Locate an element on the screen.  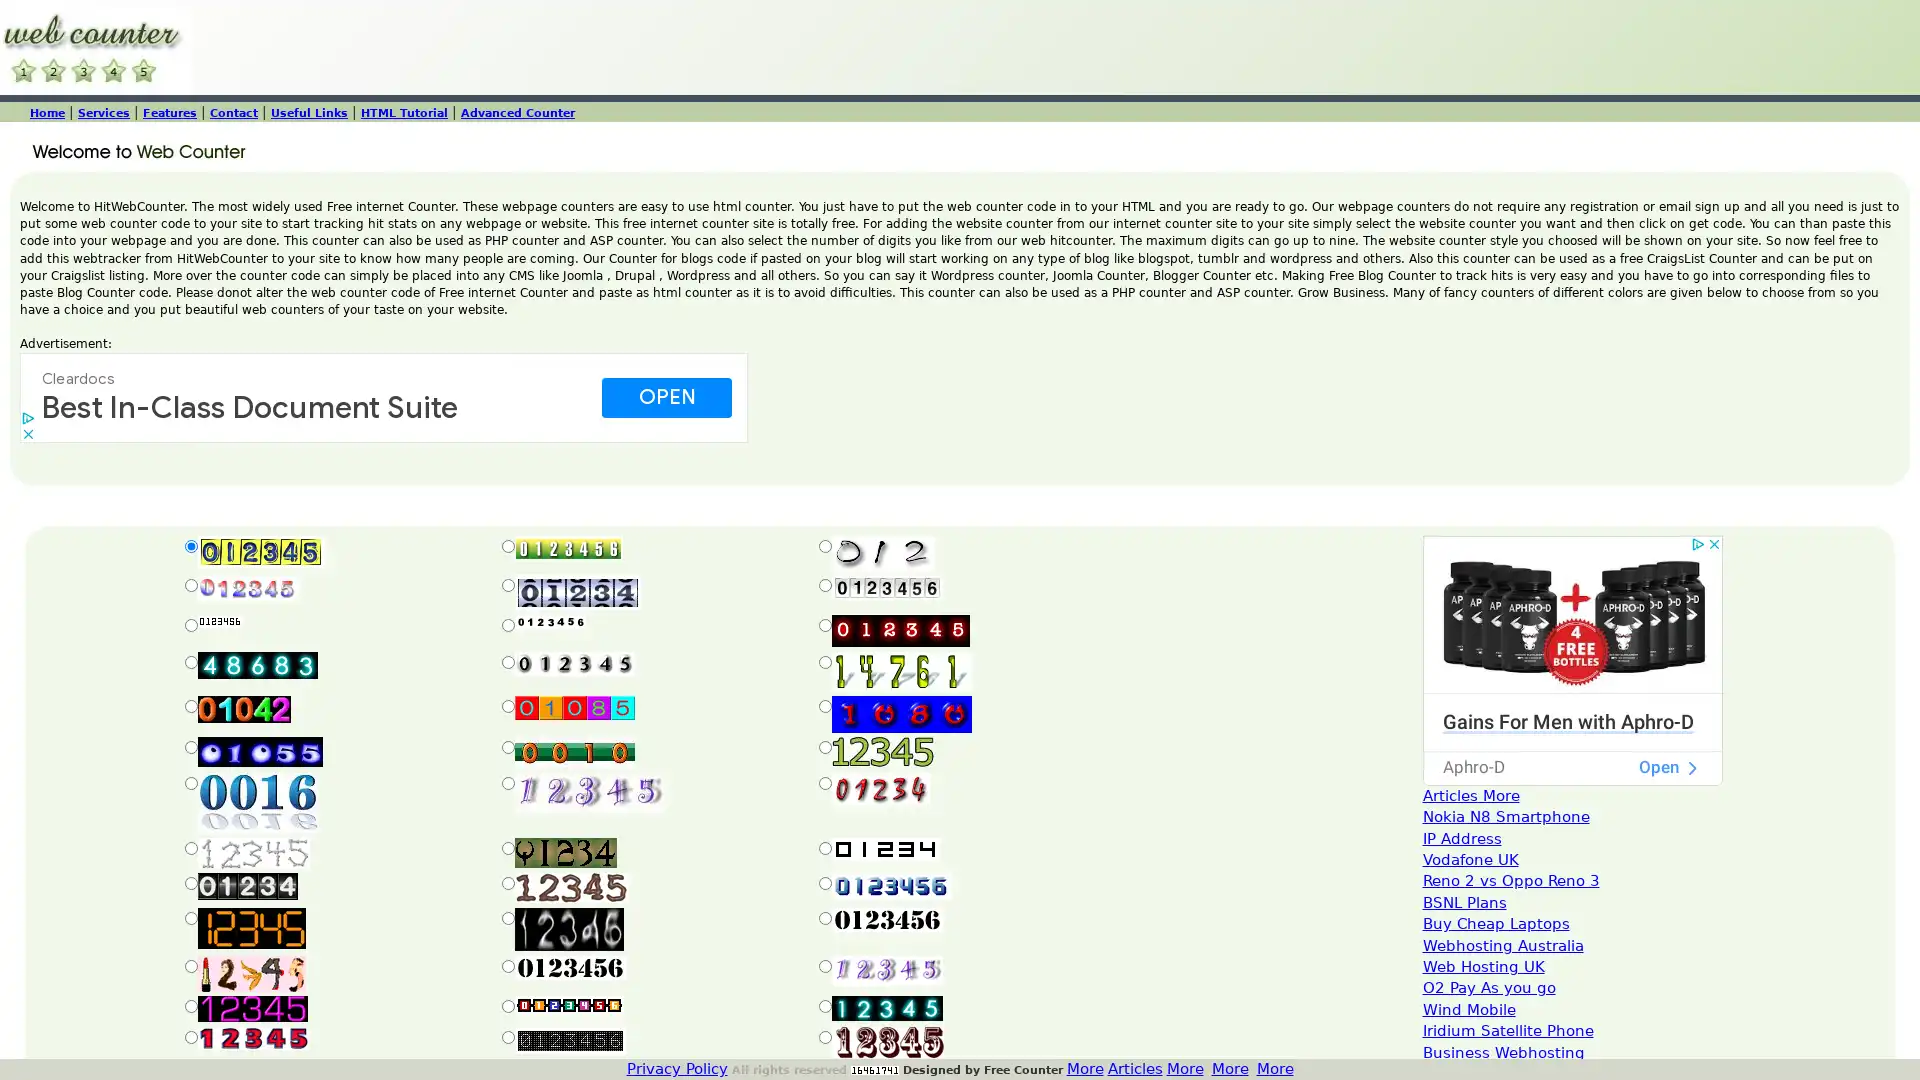
Submit is located at coordinates (252, 1009).